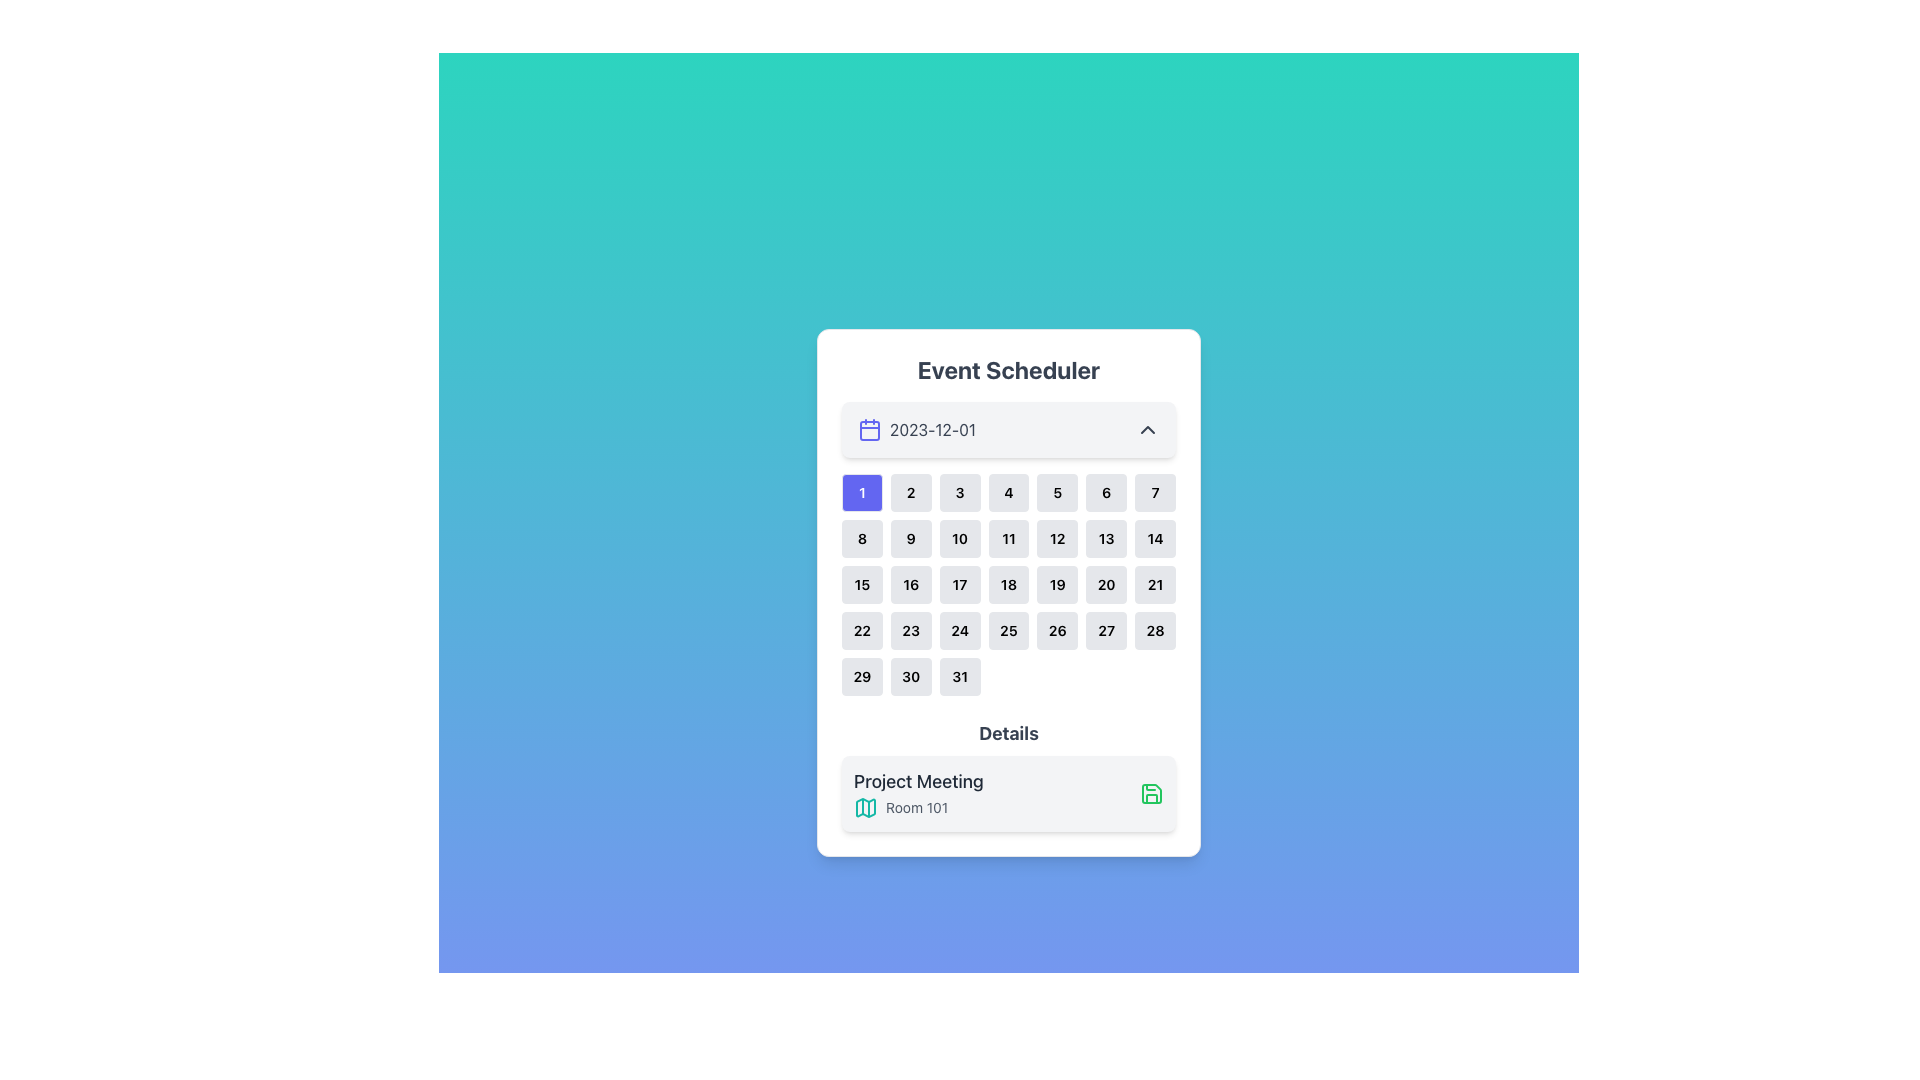 This screenshot has width=1920, height=1080. I want to click on the button representing the selectable day '10' in the calendar interface under the 'Event Scheduler' headline, so click(960, 538).